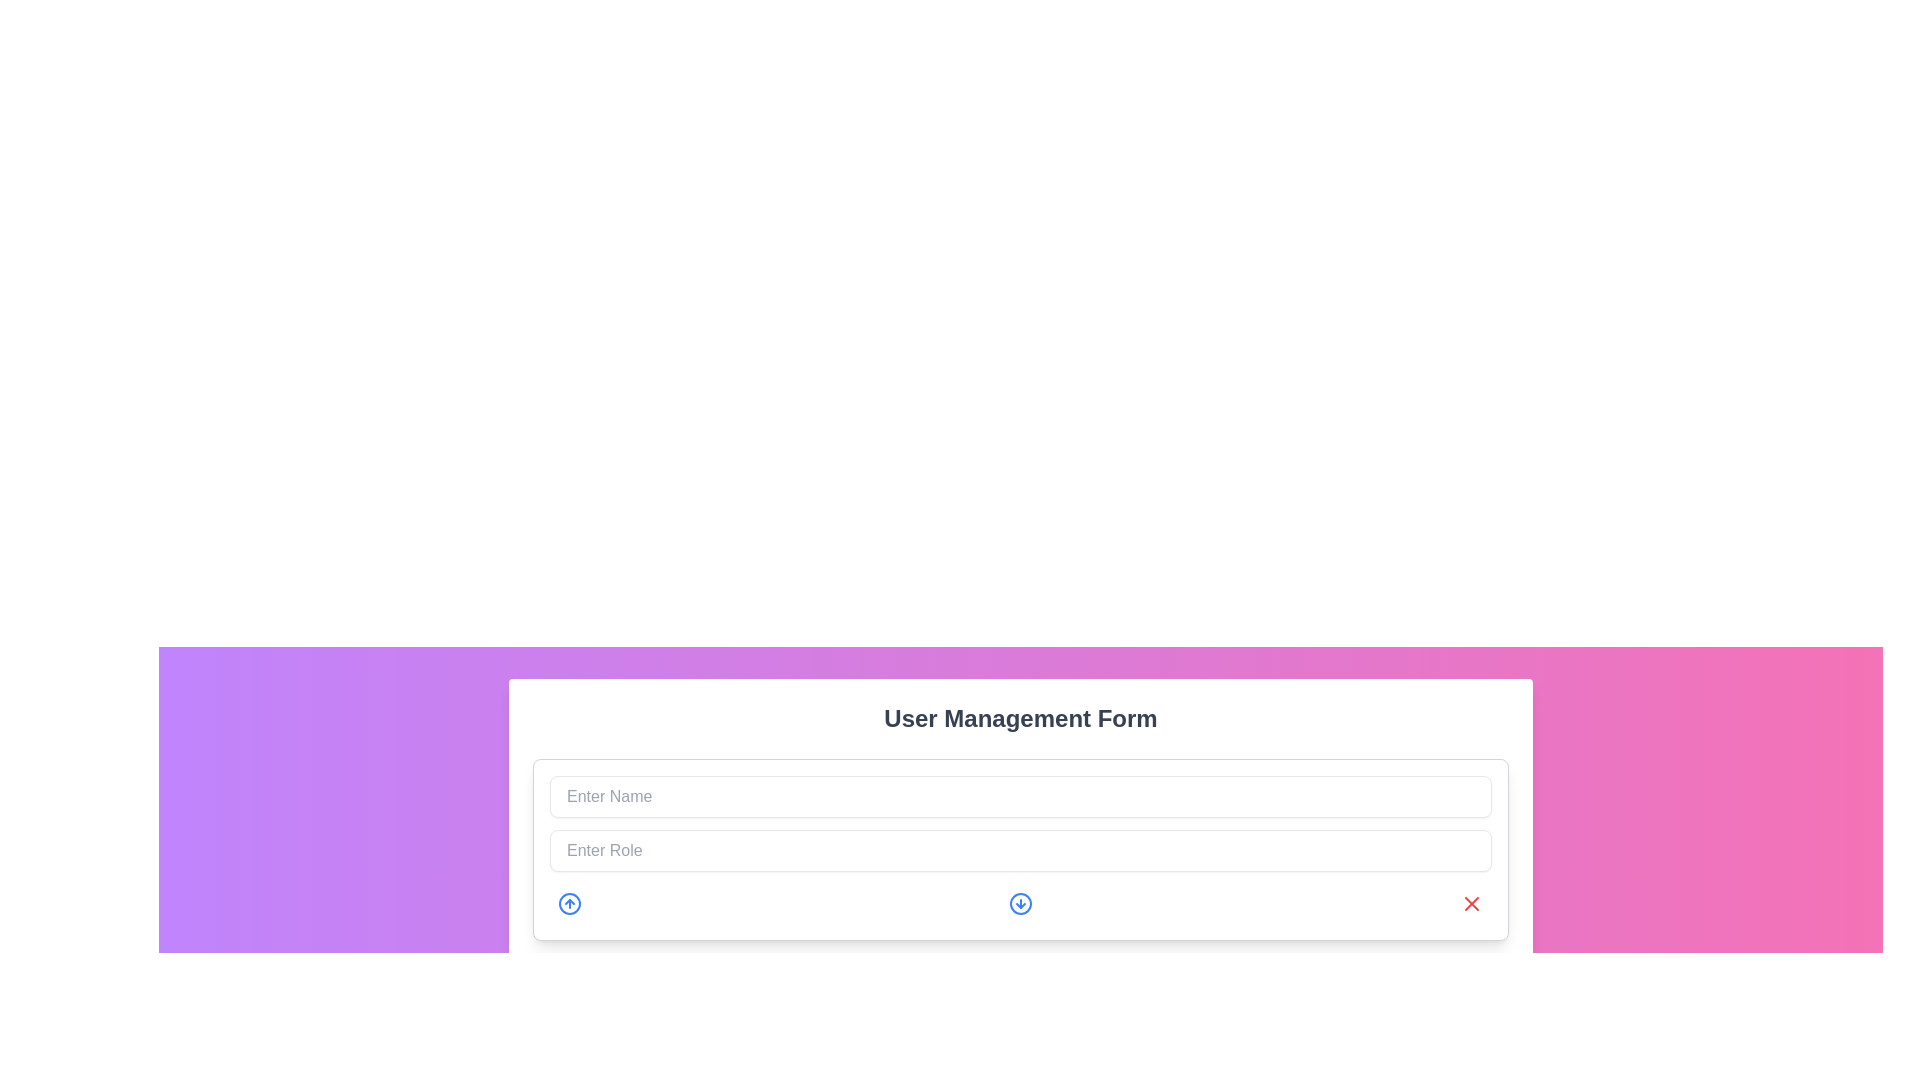  I want to click on the center of the icon button located at the bottom center of the 'User Management Form', so click(1021, 903).